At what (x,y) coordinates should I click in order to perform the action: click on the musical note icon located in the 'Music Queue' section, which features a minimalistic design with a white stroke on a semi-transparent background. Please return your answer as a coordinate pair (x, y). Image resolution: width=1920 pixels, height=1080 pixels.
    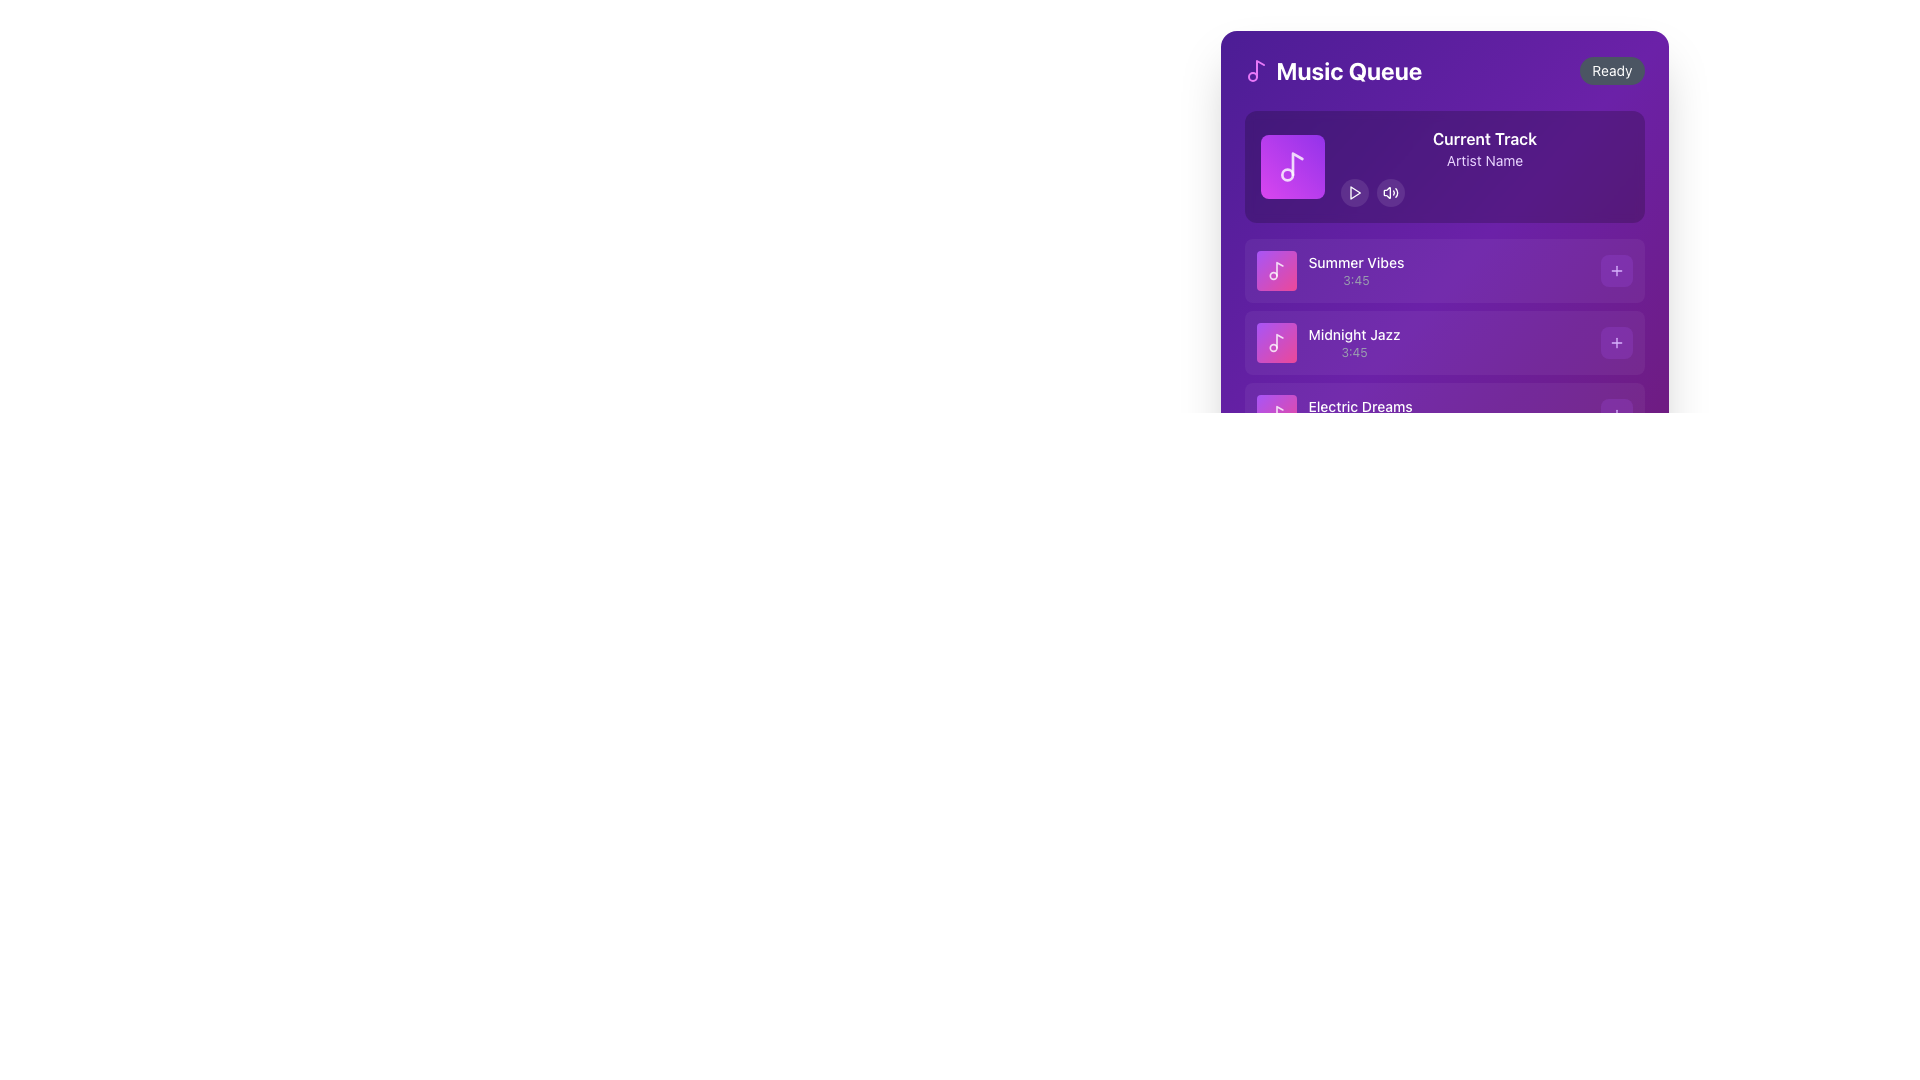
    Looking at the image, I should click on (1275, 342).